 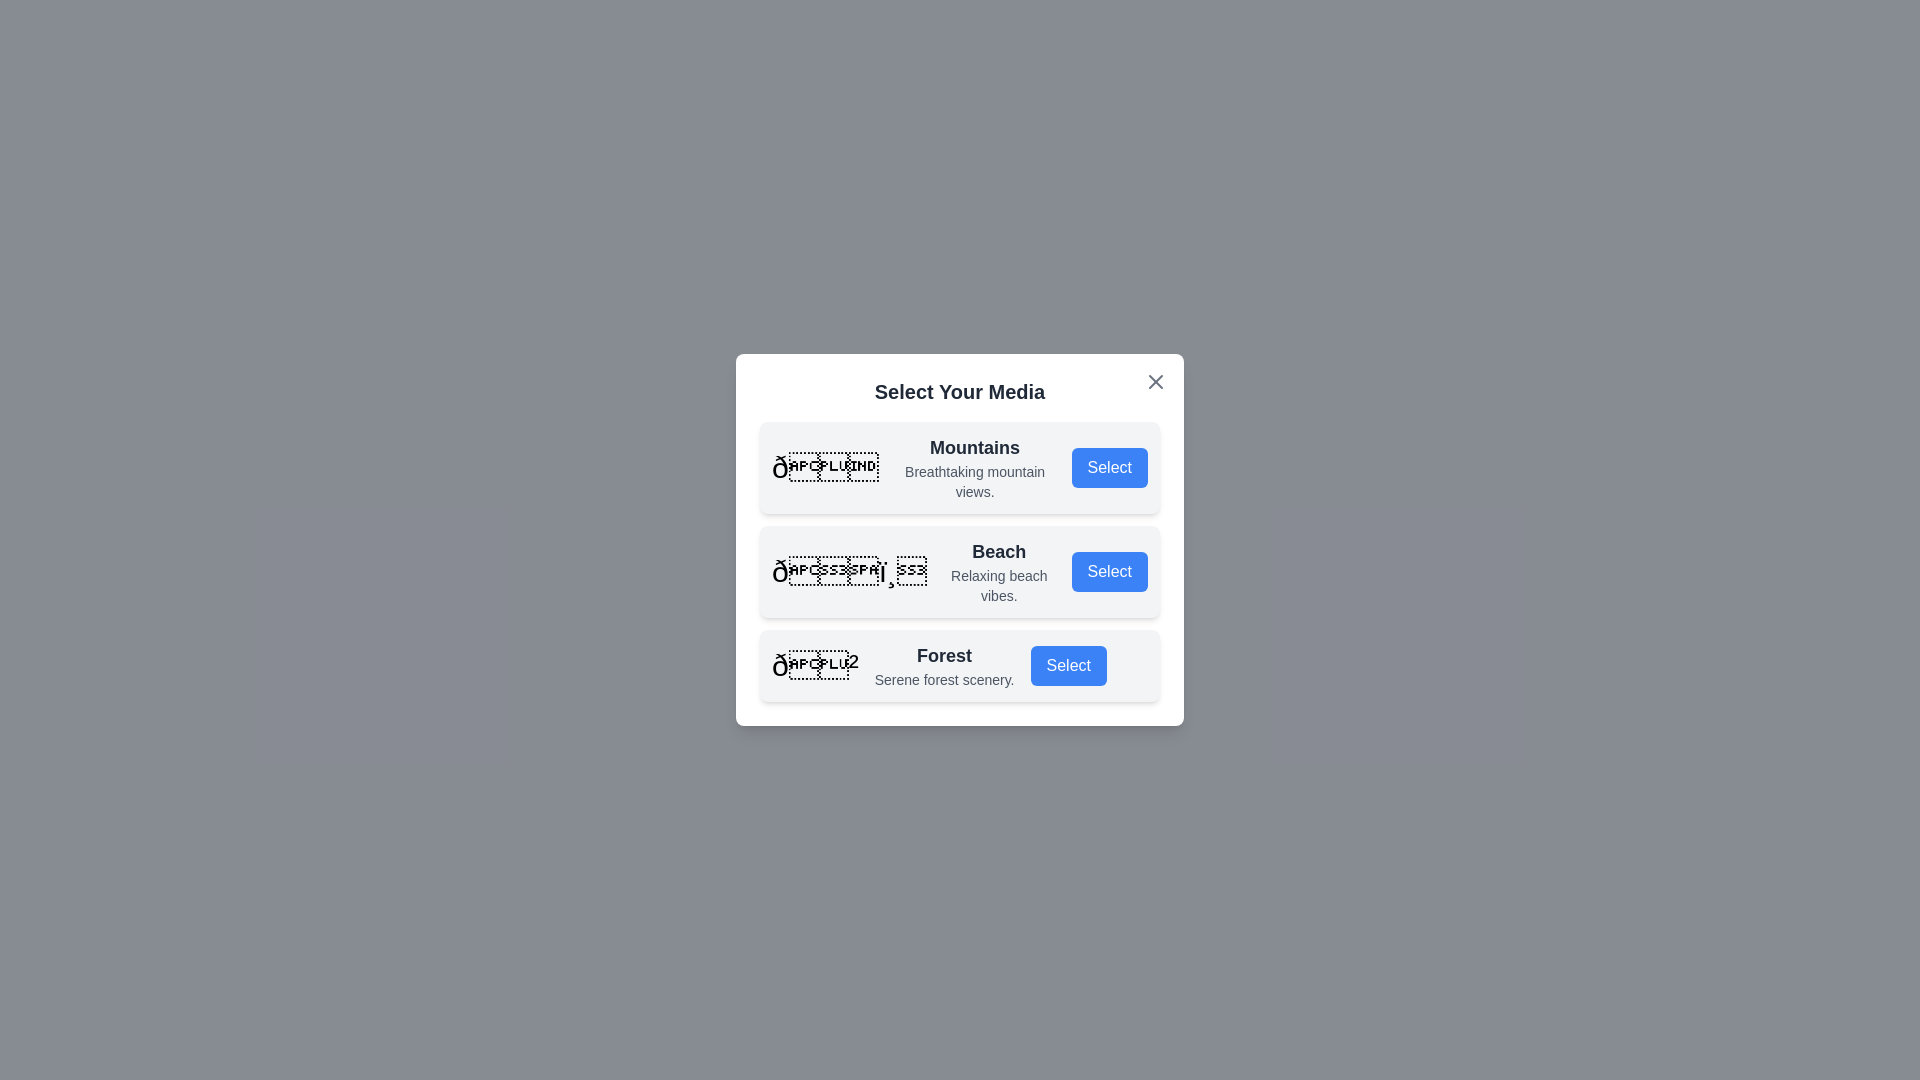 What do you see at coordinates (1108, 571) in the screenshot?
I see `'Select' button for the specified media option Beach` at bounding box center [1108, 571].